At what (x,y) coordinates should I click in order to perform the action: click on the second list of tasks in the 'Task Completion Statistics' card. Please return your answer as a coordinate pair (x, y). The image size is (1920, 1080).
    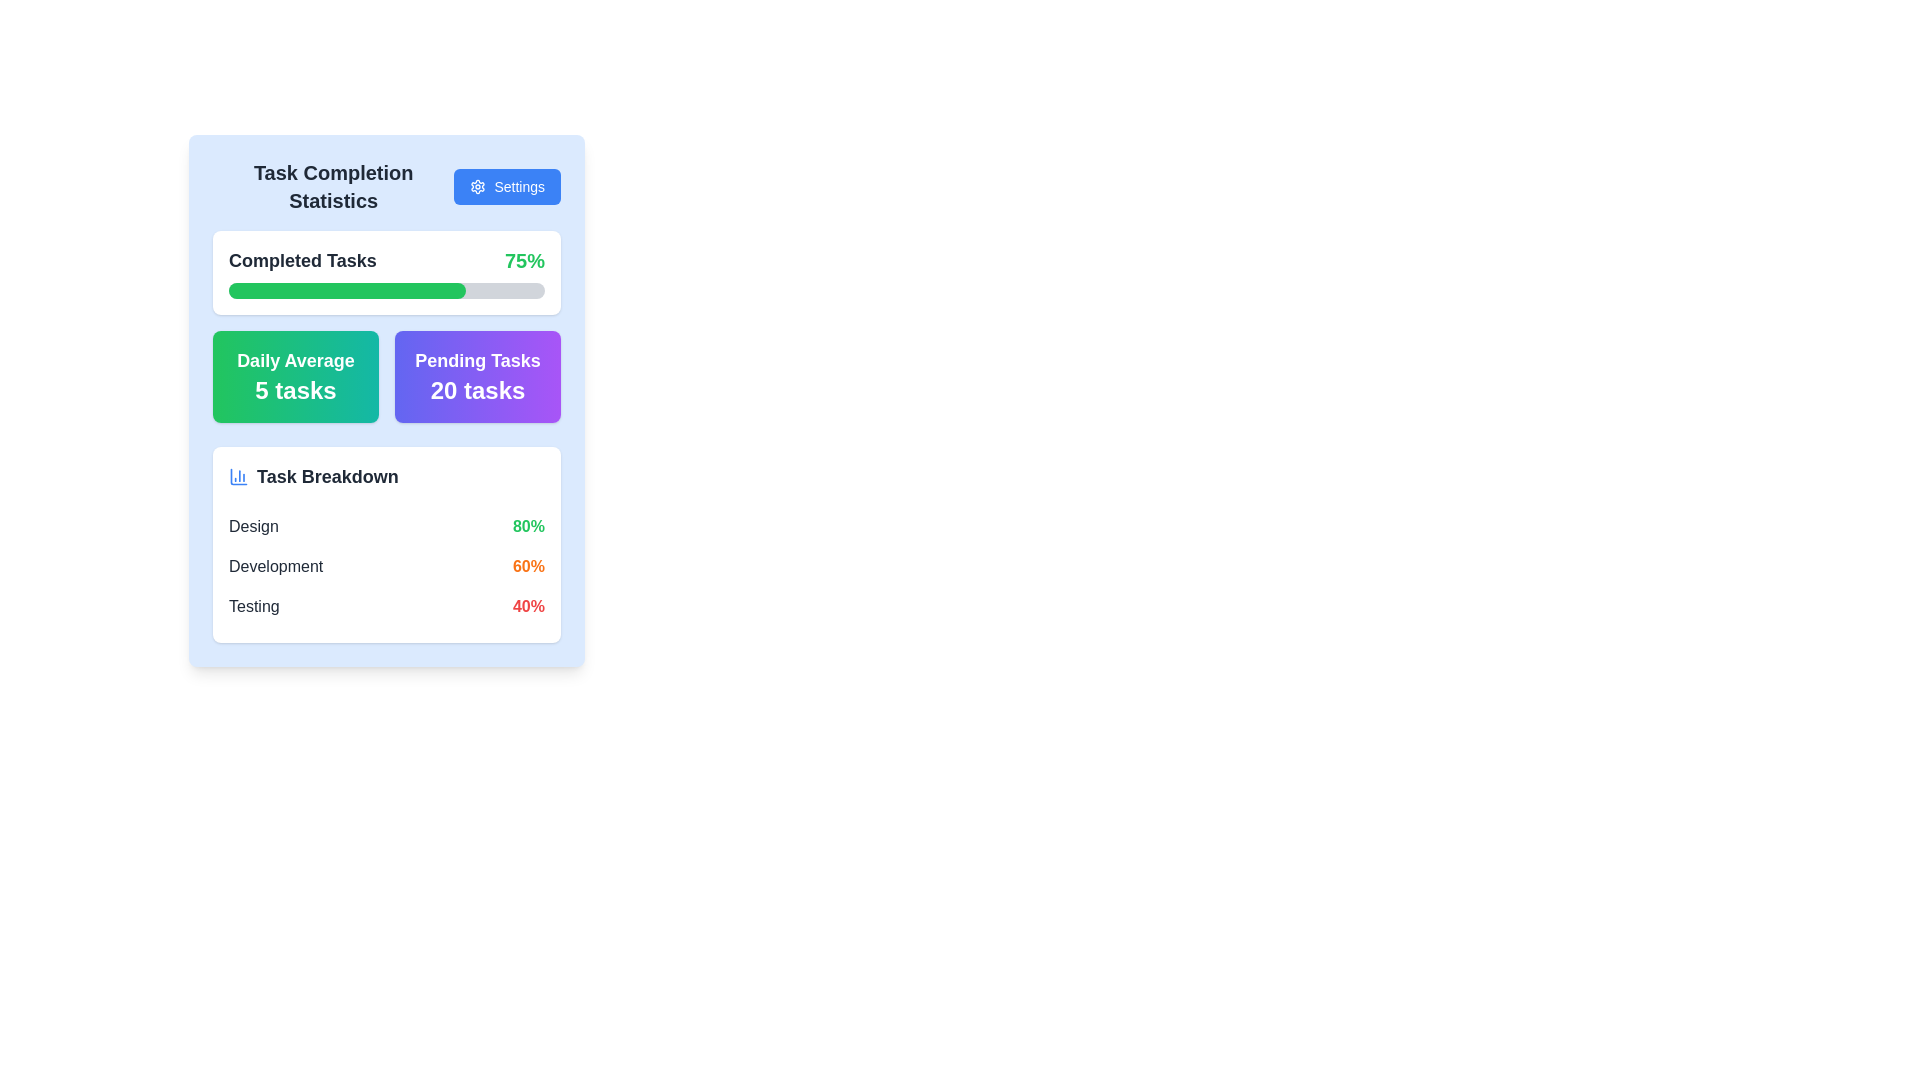
    Looking at the image, I should click on (387, 567).